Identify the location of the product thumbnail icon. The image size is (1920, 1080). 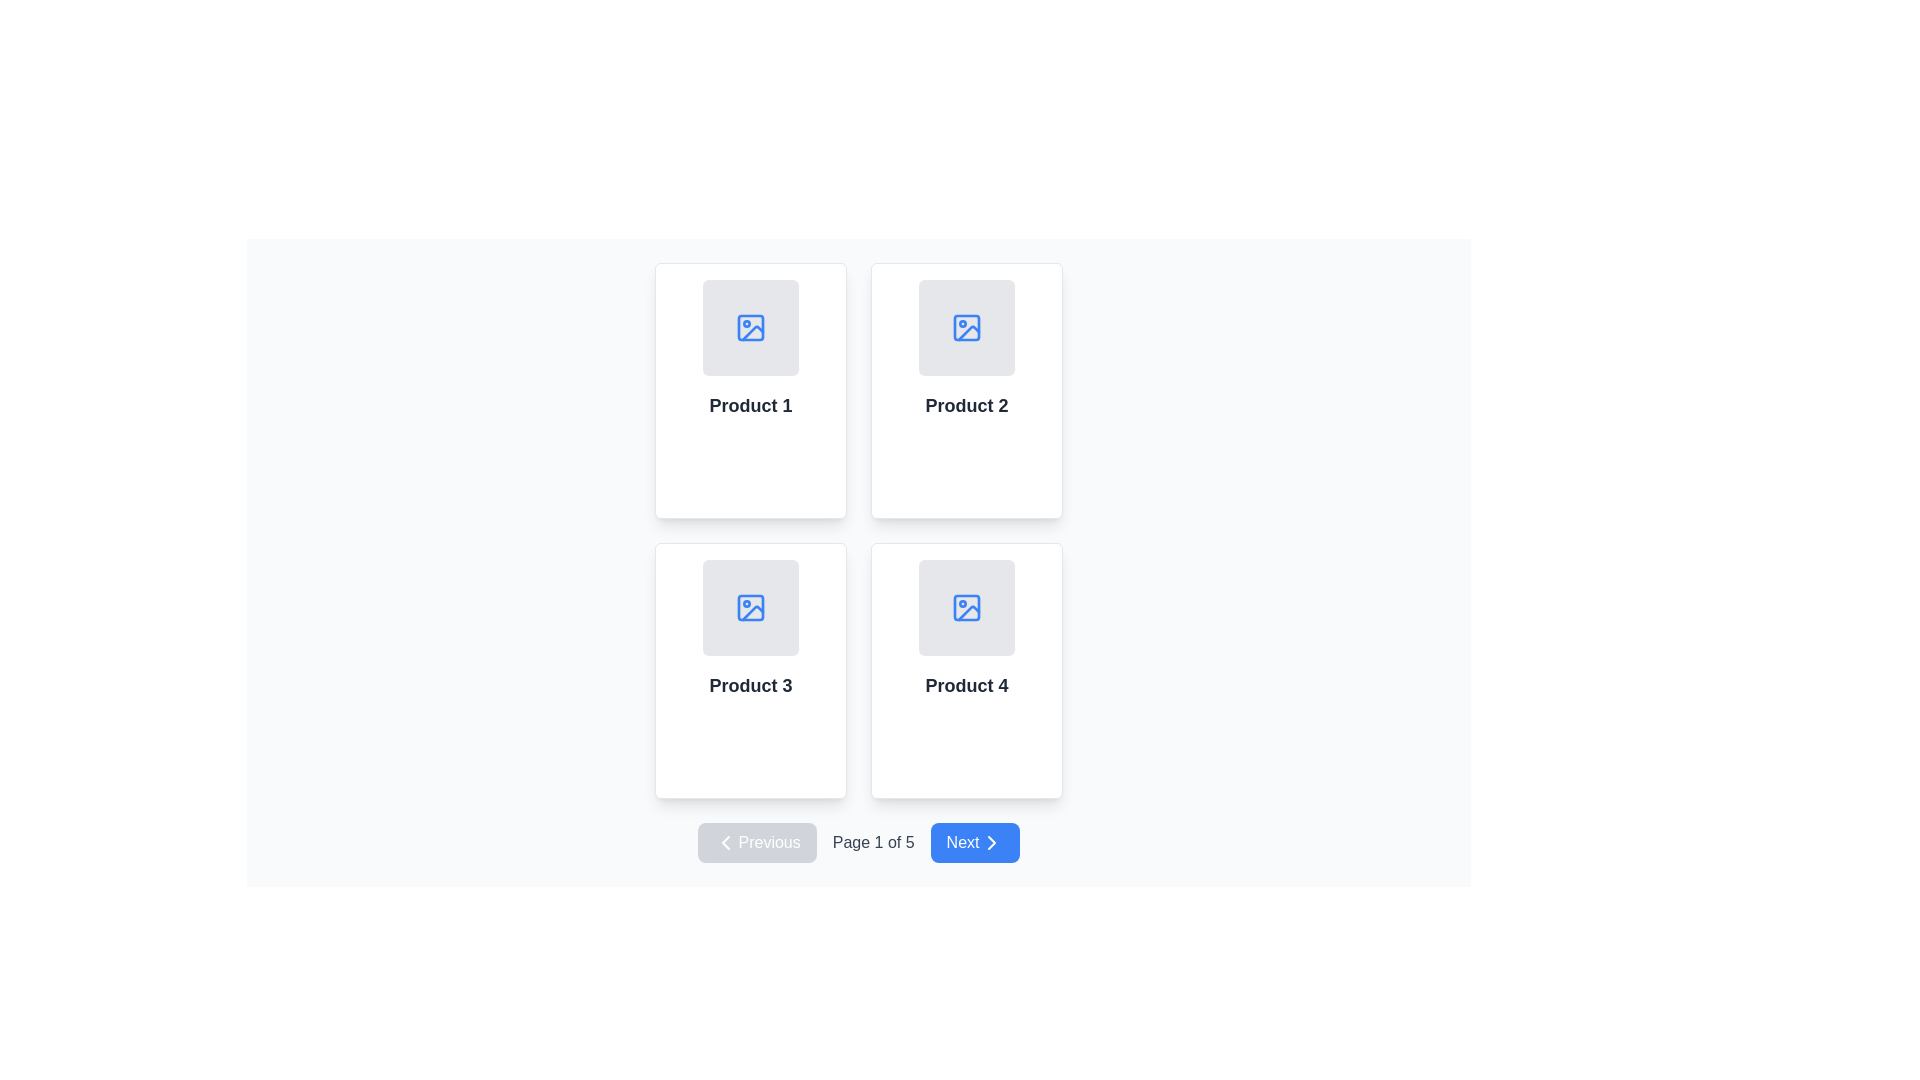
(749, 326).